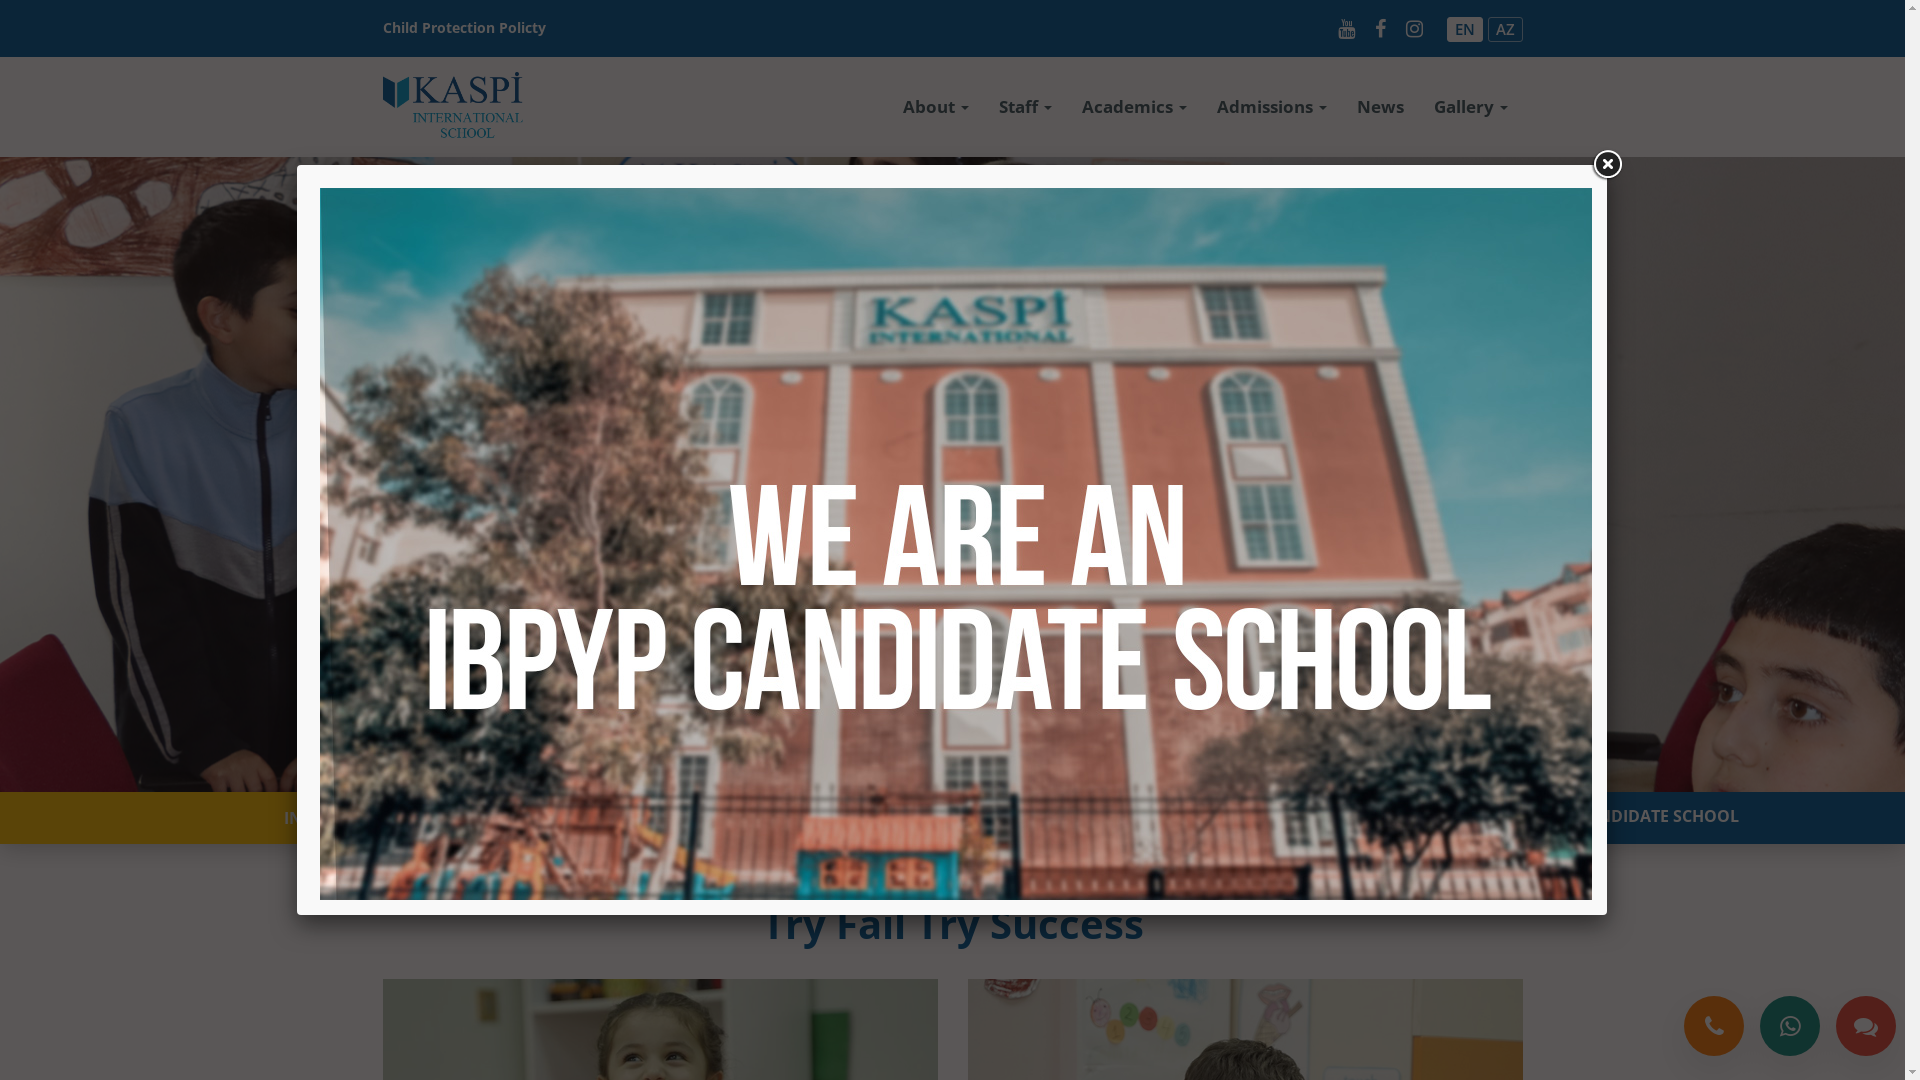  I want to click on 'Academics', so click(1133, 107).